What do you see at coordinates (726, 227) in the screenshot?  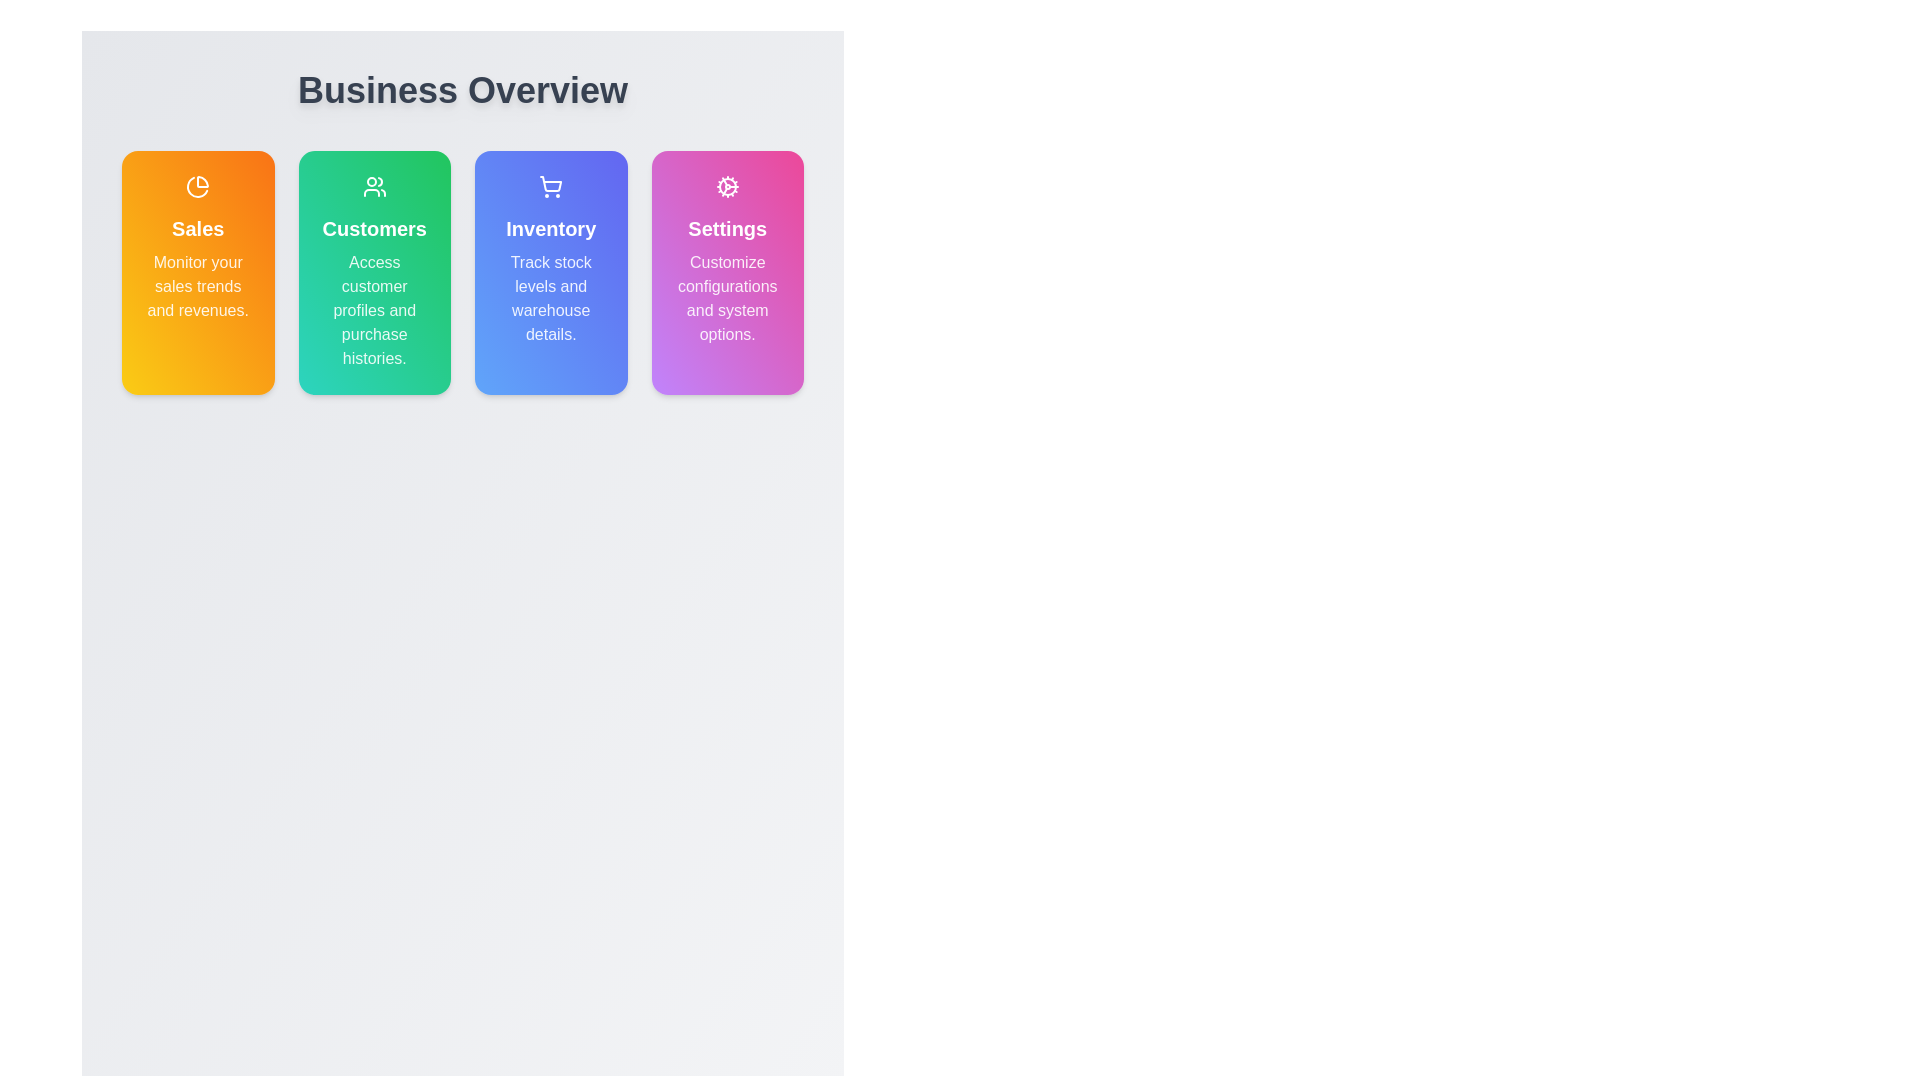 I see `text of the Heading or Title Text element labeled 'Settings', which is a bold, large-sized, white-colored text positioned centrally within a pink card` at bounding box center [726, 227].